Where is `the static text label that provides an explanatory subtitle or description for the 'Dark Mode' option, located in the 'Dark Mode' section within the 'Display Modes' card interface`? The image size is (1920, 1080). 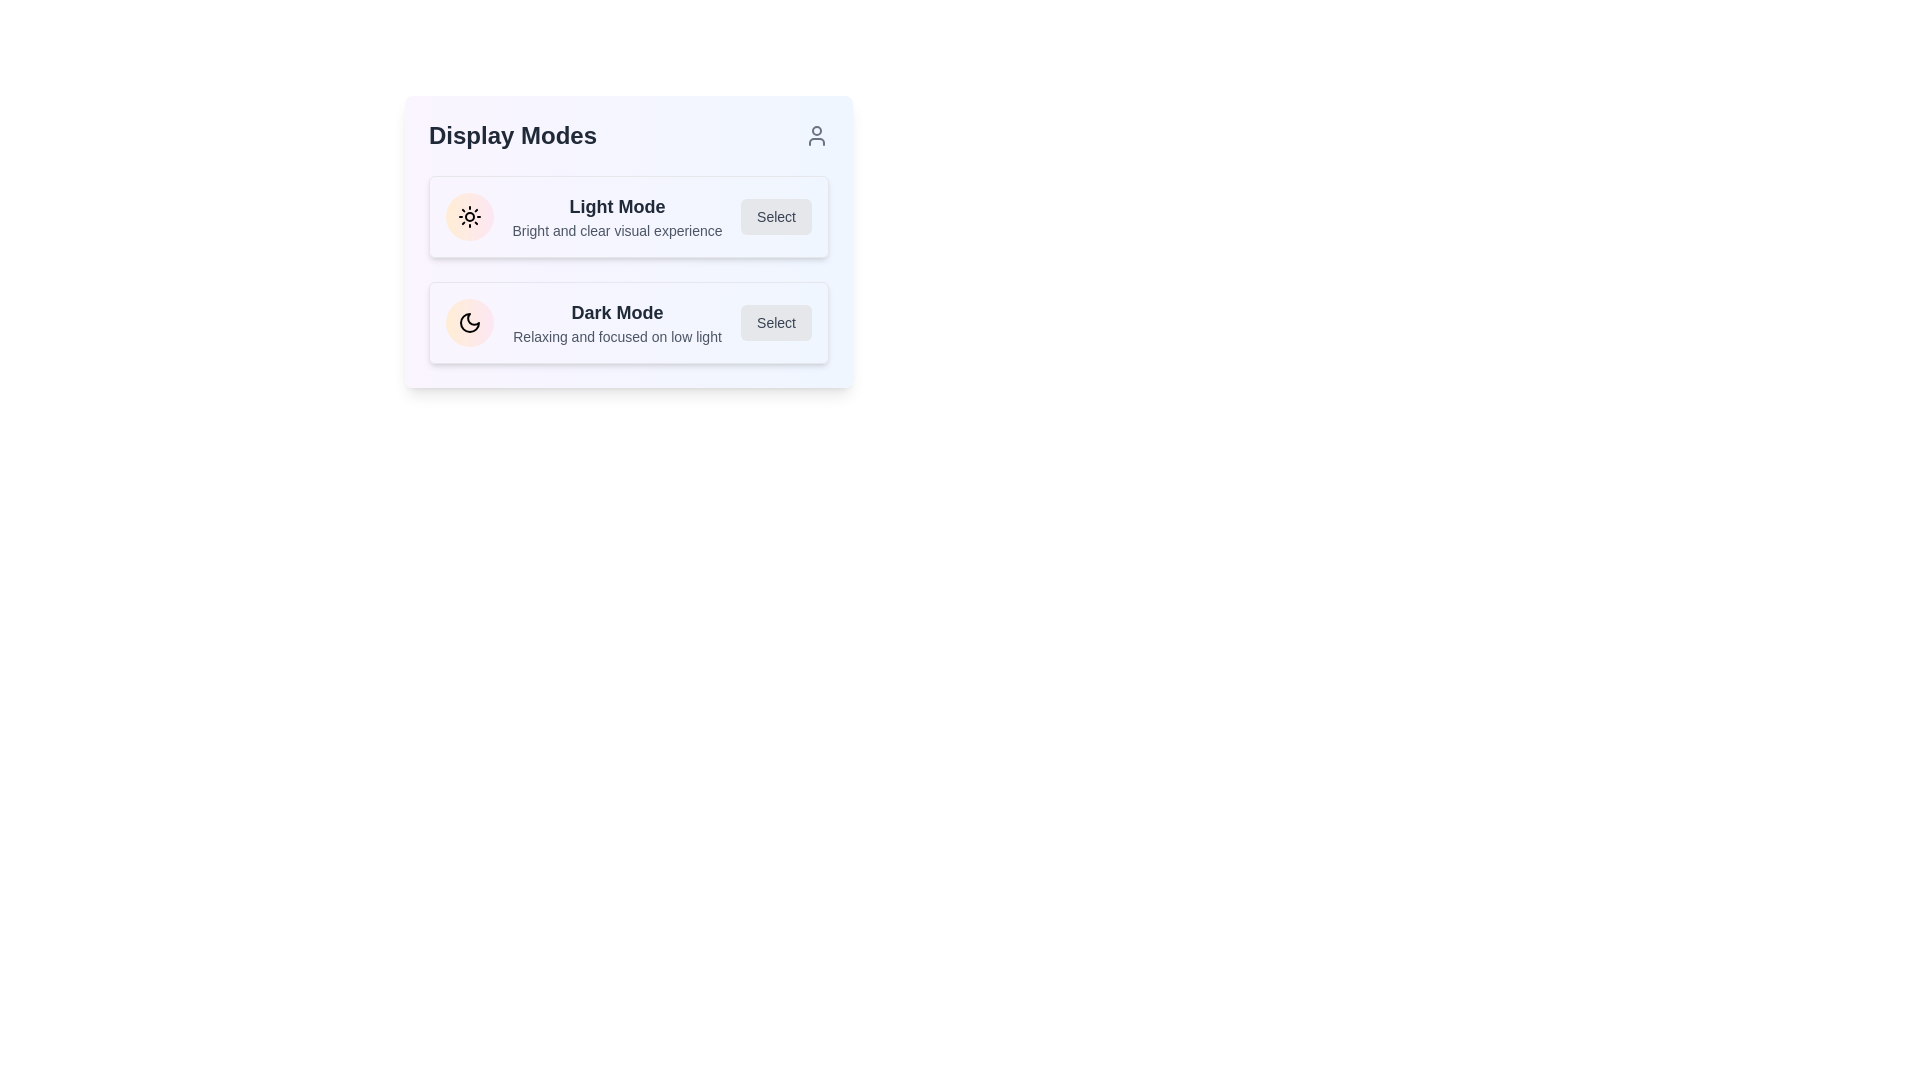 the static text label that provides an explanatory subtitle or description for the 'Dark Mode' option, located in the 'Dark Mode' section within the 'Display Modes' card interface is located at coordinates (616, 335).